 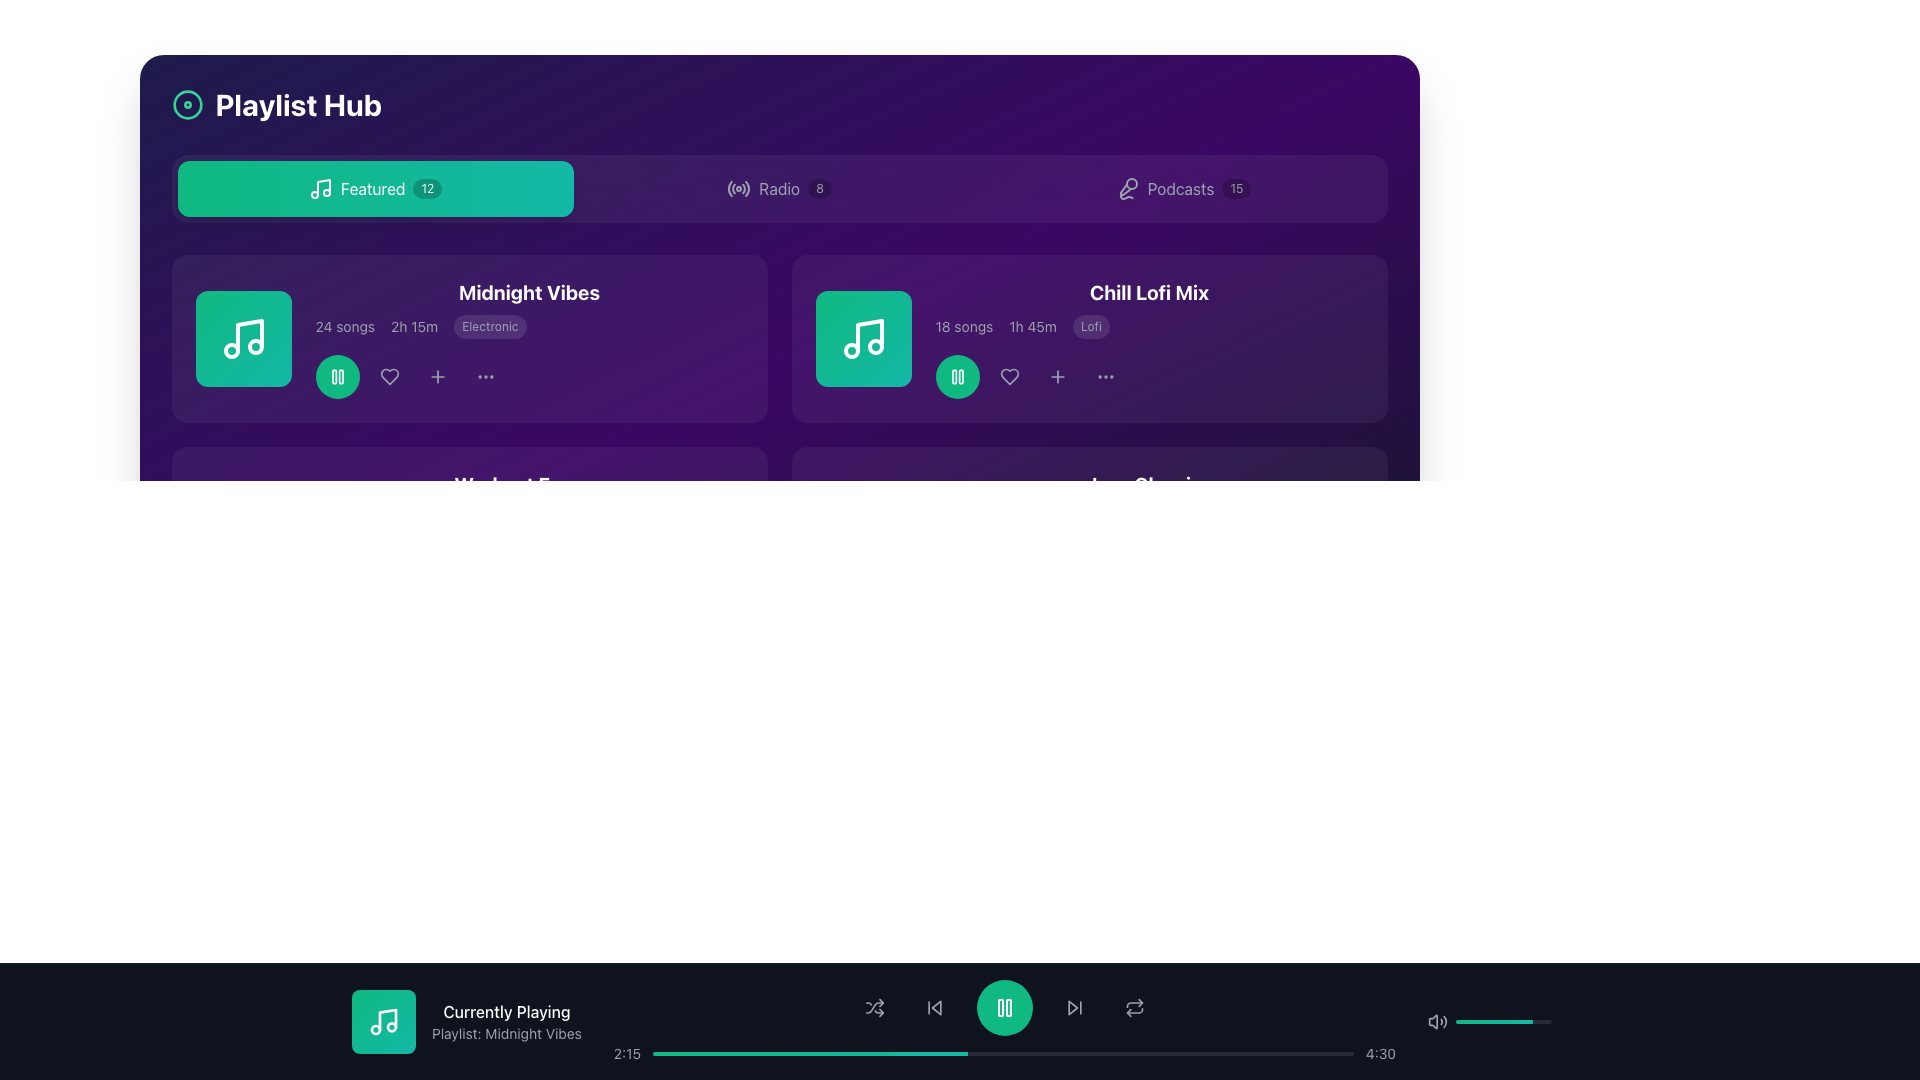 I want to click on the Playlist card located in the top-left quadrant of the grid layout, so click(x=468, y=338).